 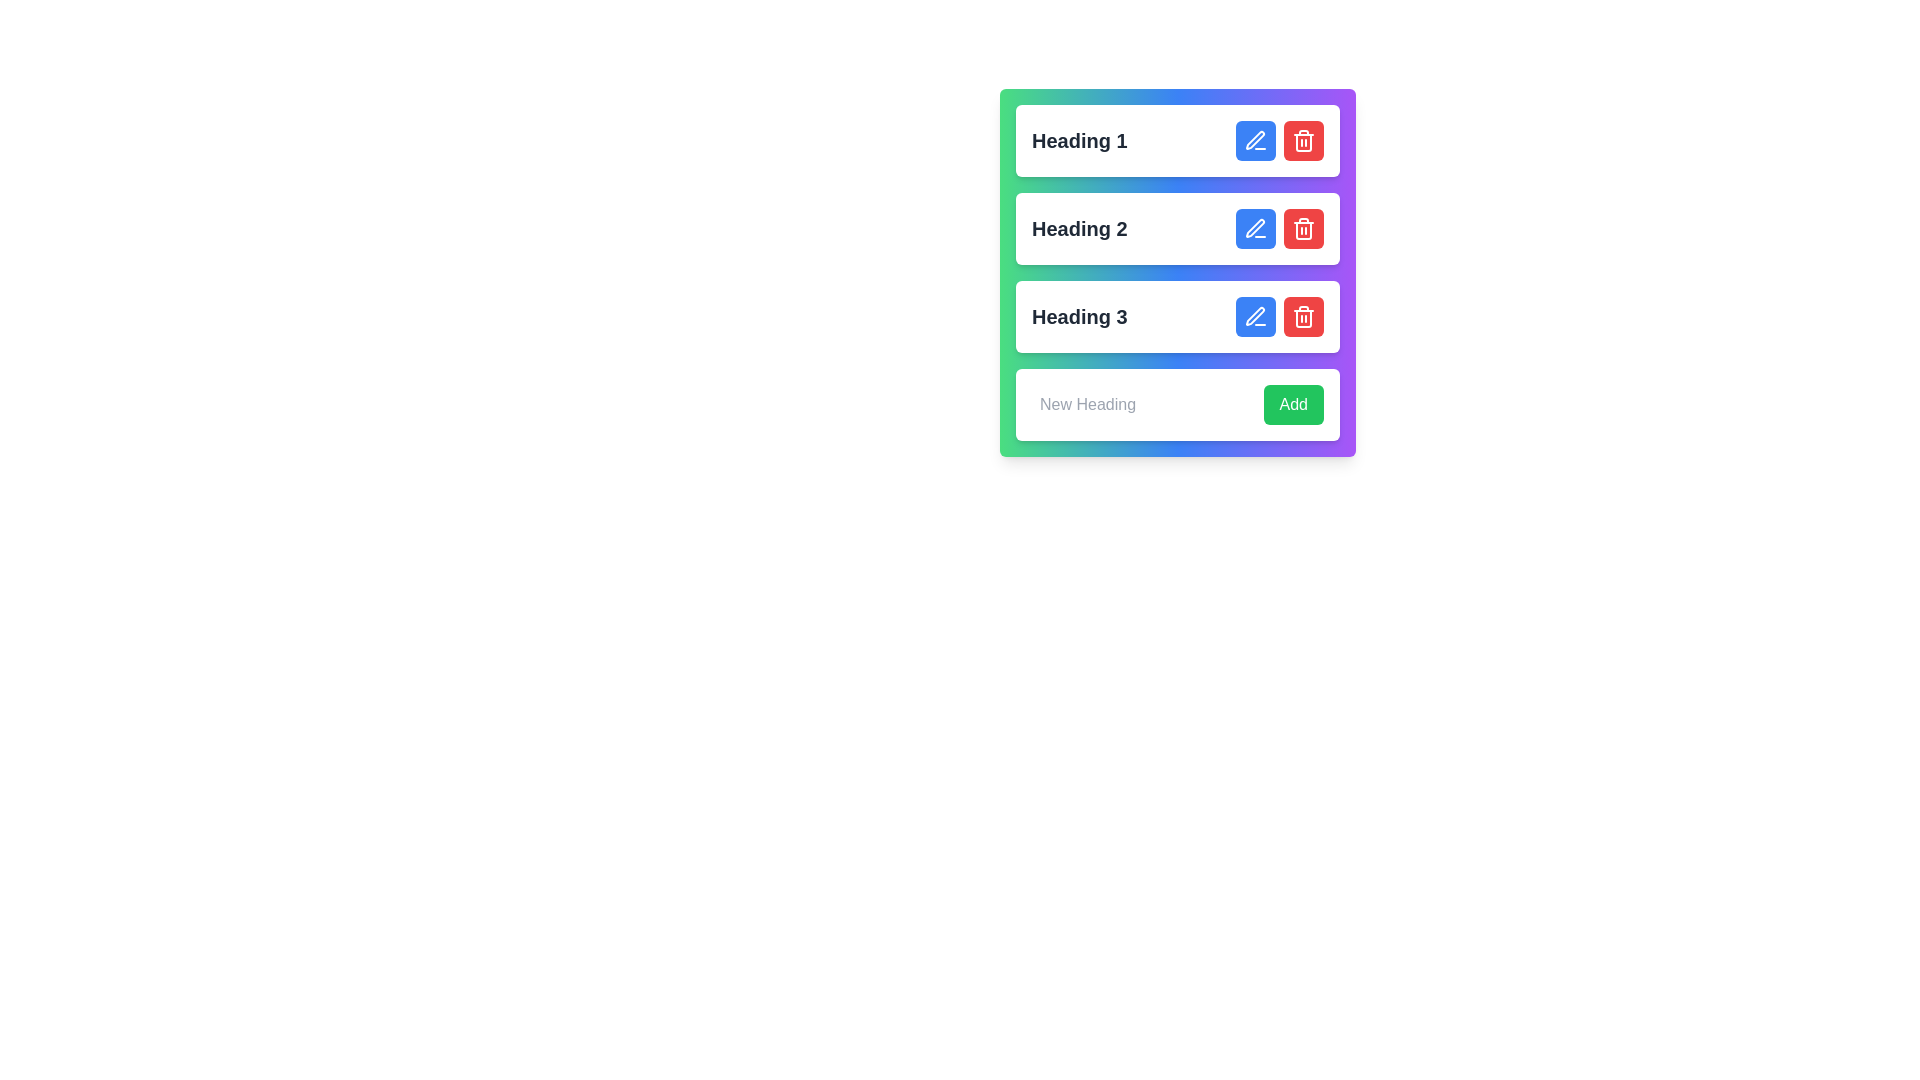 What do you see at coordinates (1255, 315) in the screenshot?
I see `the 'Edit' button located to the right of the 'Heading 3' label` at bounding box center [1255, 315].